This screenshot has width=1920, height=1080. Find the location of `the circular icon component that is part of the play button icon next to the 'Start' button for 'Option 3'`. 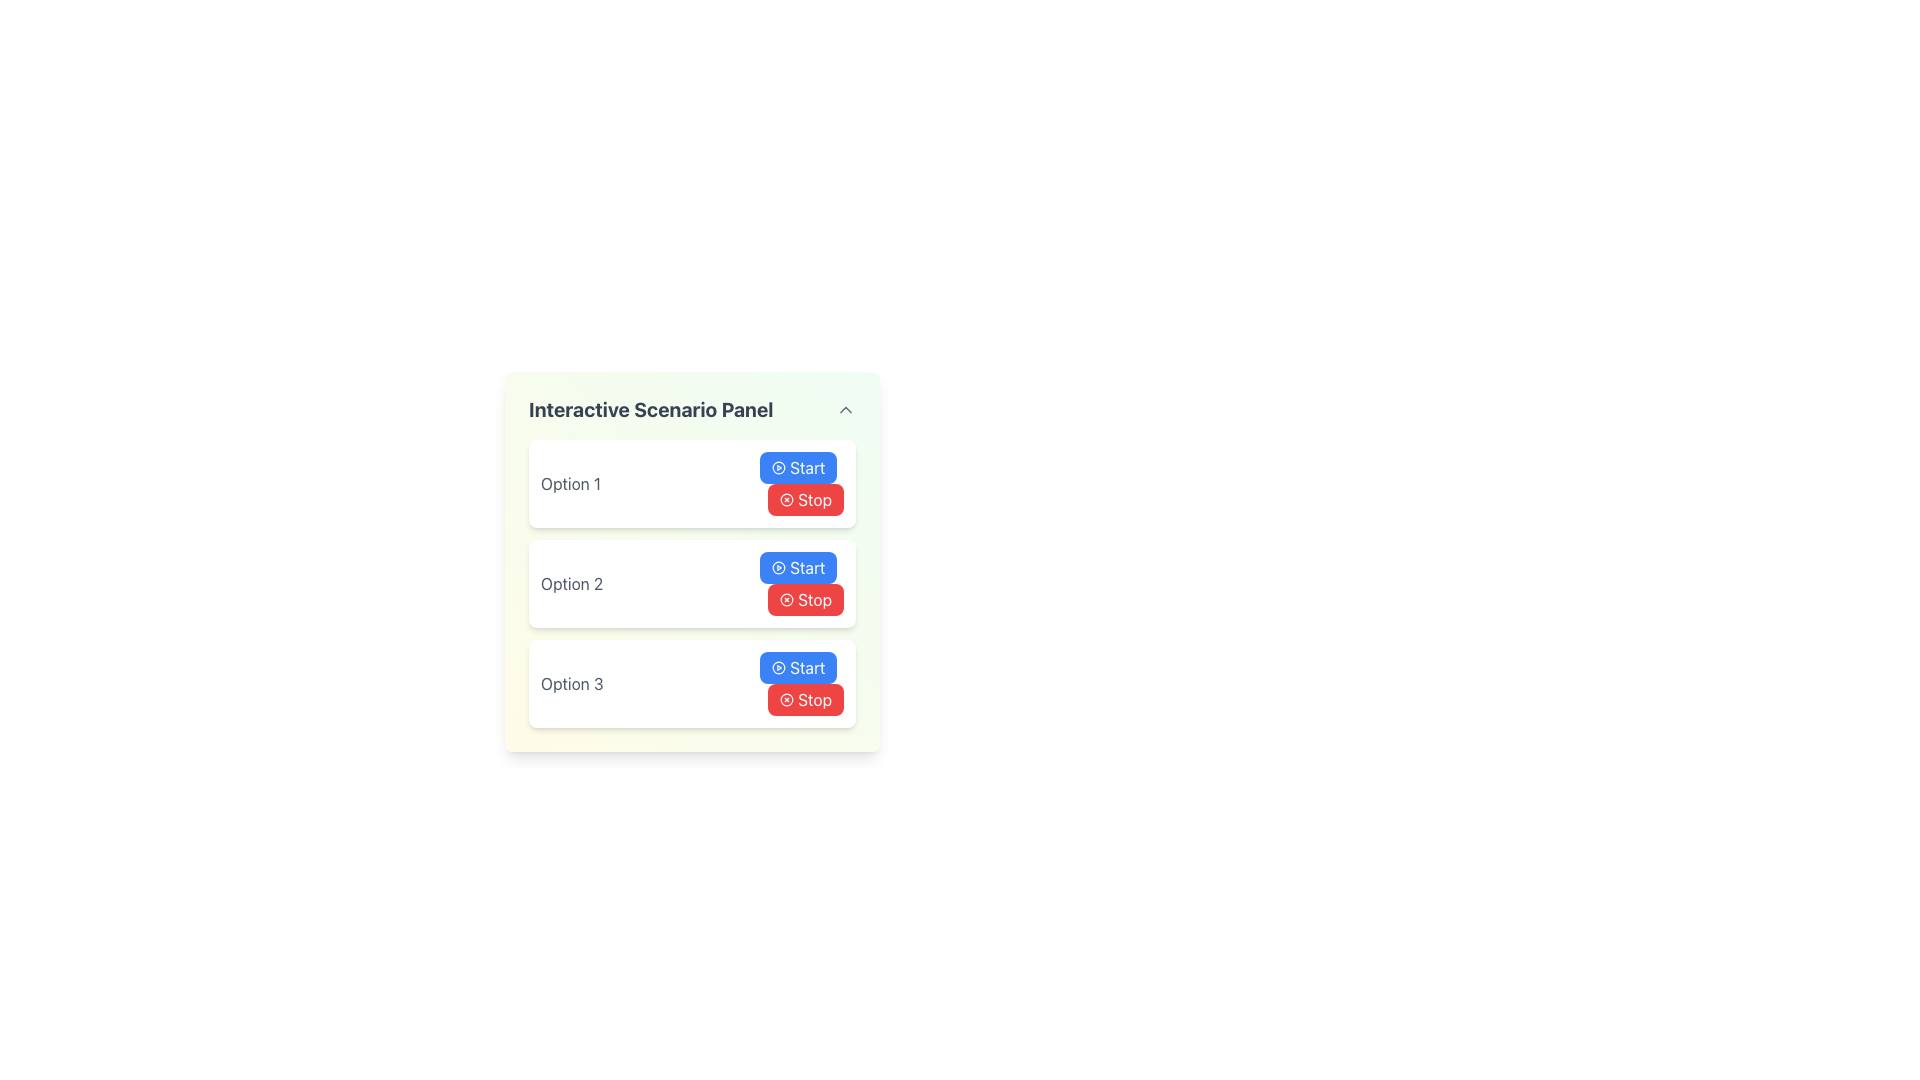

the circular icon component that is part of the play button icon next to the 'Start' button for 'Option 3' is located at coordinates (778, 667).